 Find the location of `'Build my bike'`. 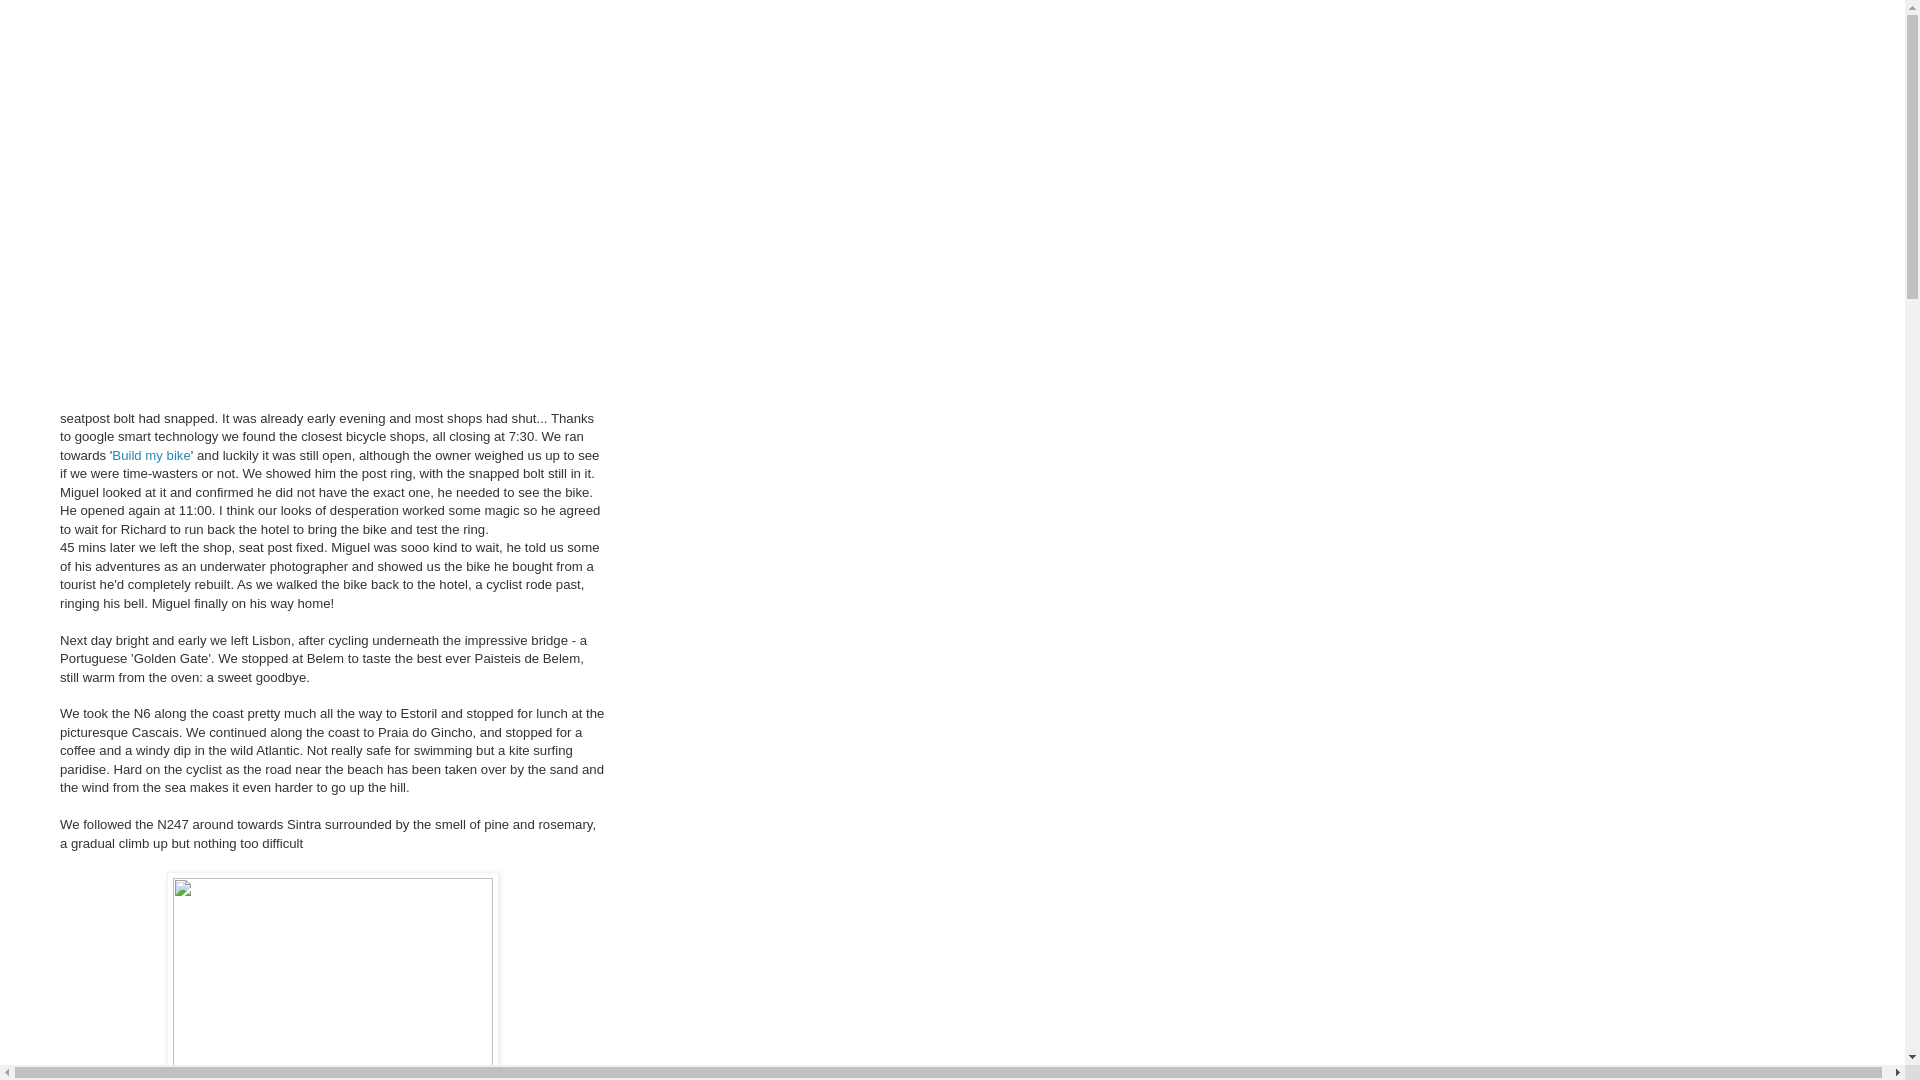

'Build my bike' is located at coordinates (149, 455).